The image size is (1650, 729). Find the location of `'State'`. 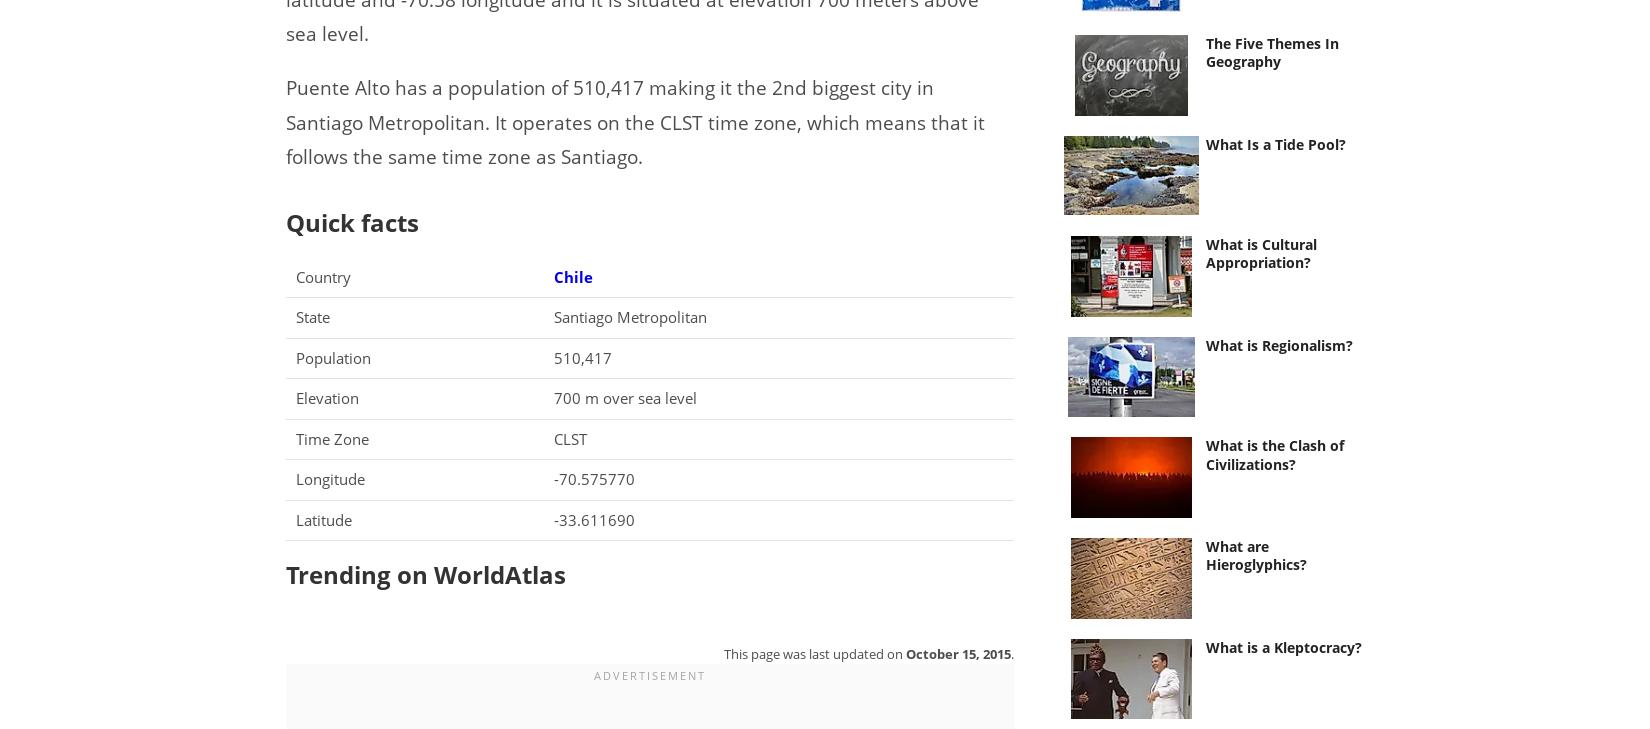

'State' is located at coordinates (313, 315).